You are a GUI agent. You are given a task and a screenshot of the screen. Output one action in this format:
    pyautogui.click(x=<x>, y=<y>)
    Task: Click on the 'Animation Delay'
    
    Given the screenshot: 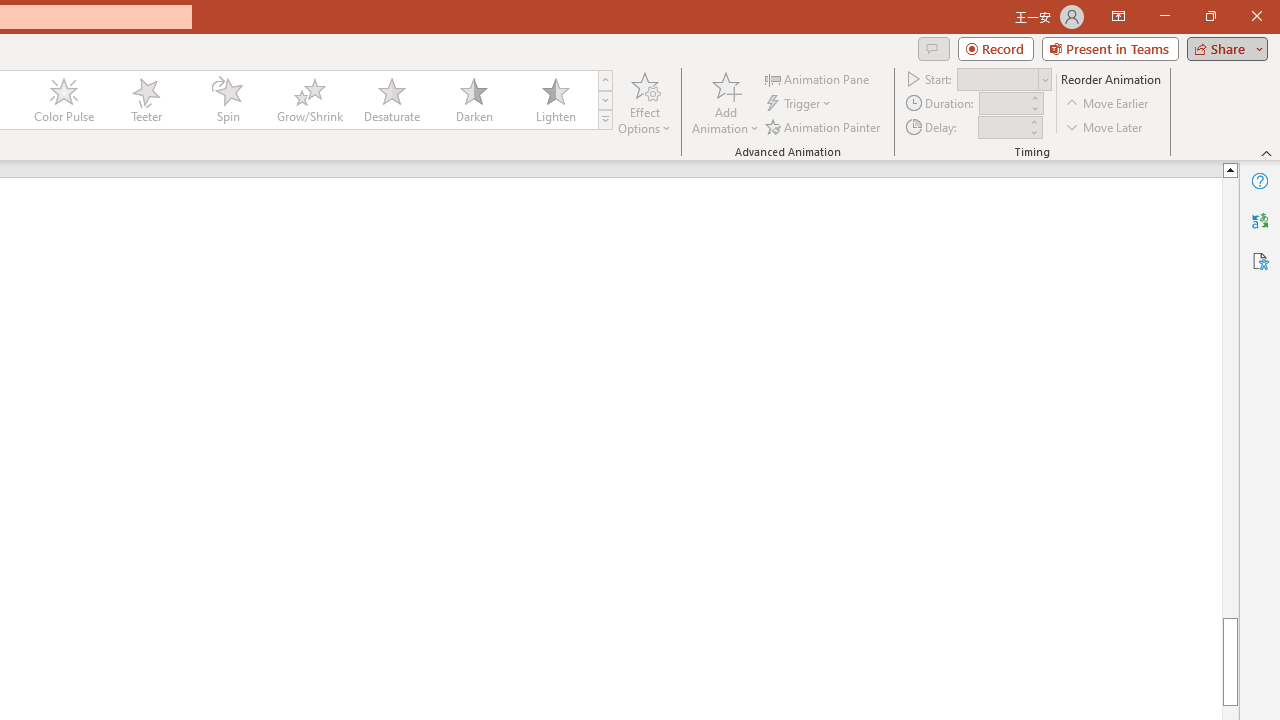 What is the action you would take?
    pyautogui.click(x=1002, y=127)
    